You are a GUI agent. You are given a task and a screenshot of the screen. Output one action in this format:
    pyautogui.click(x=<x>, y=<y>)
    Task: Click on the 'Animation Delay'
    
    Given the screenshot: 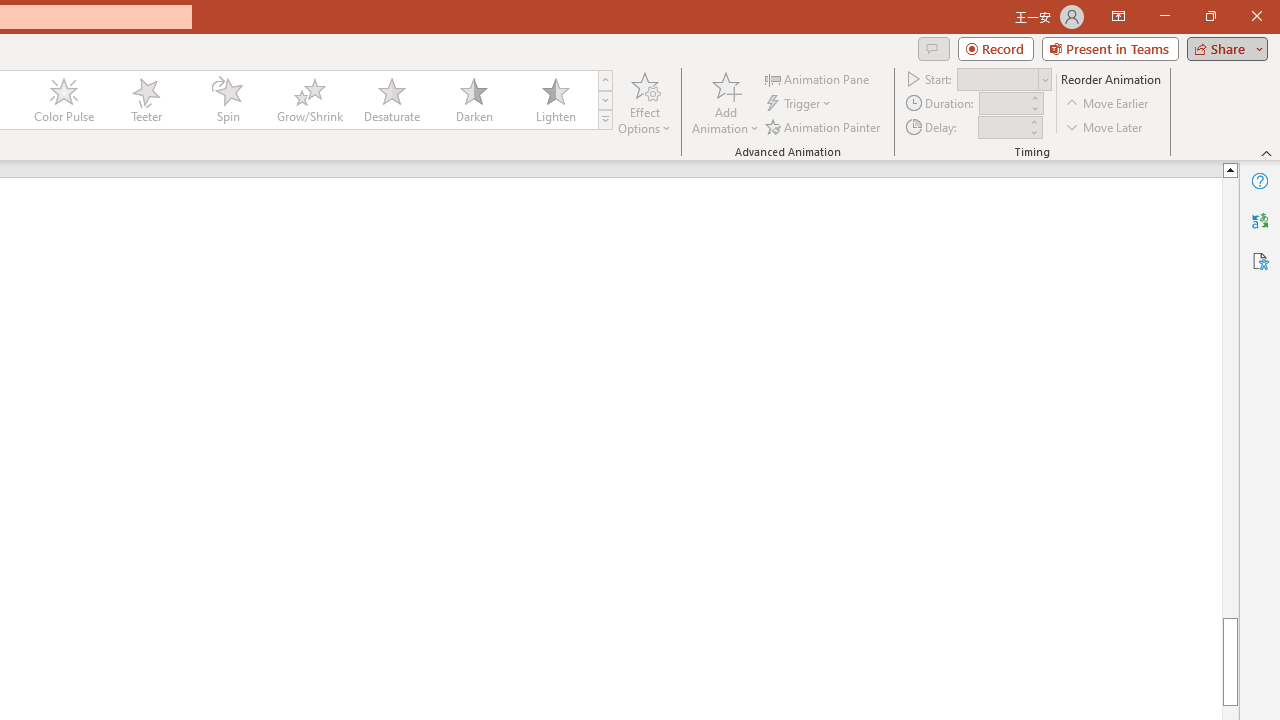 What is the action you would take?
    pyautogui.click(x=1002, y=127)
    